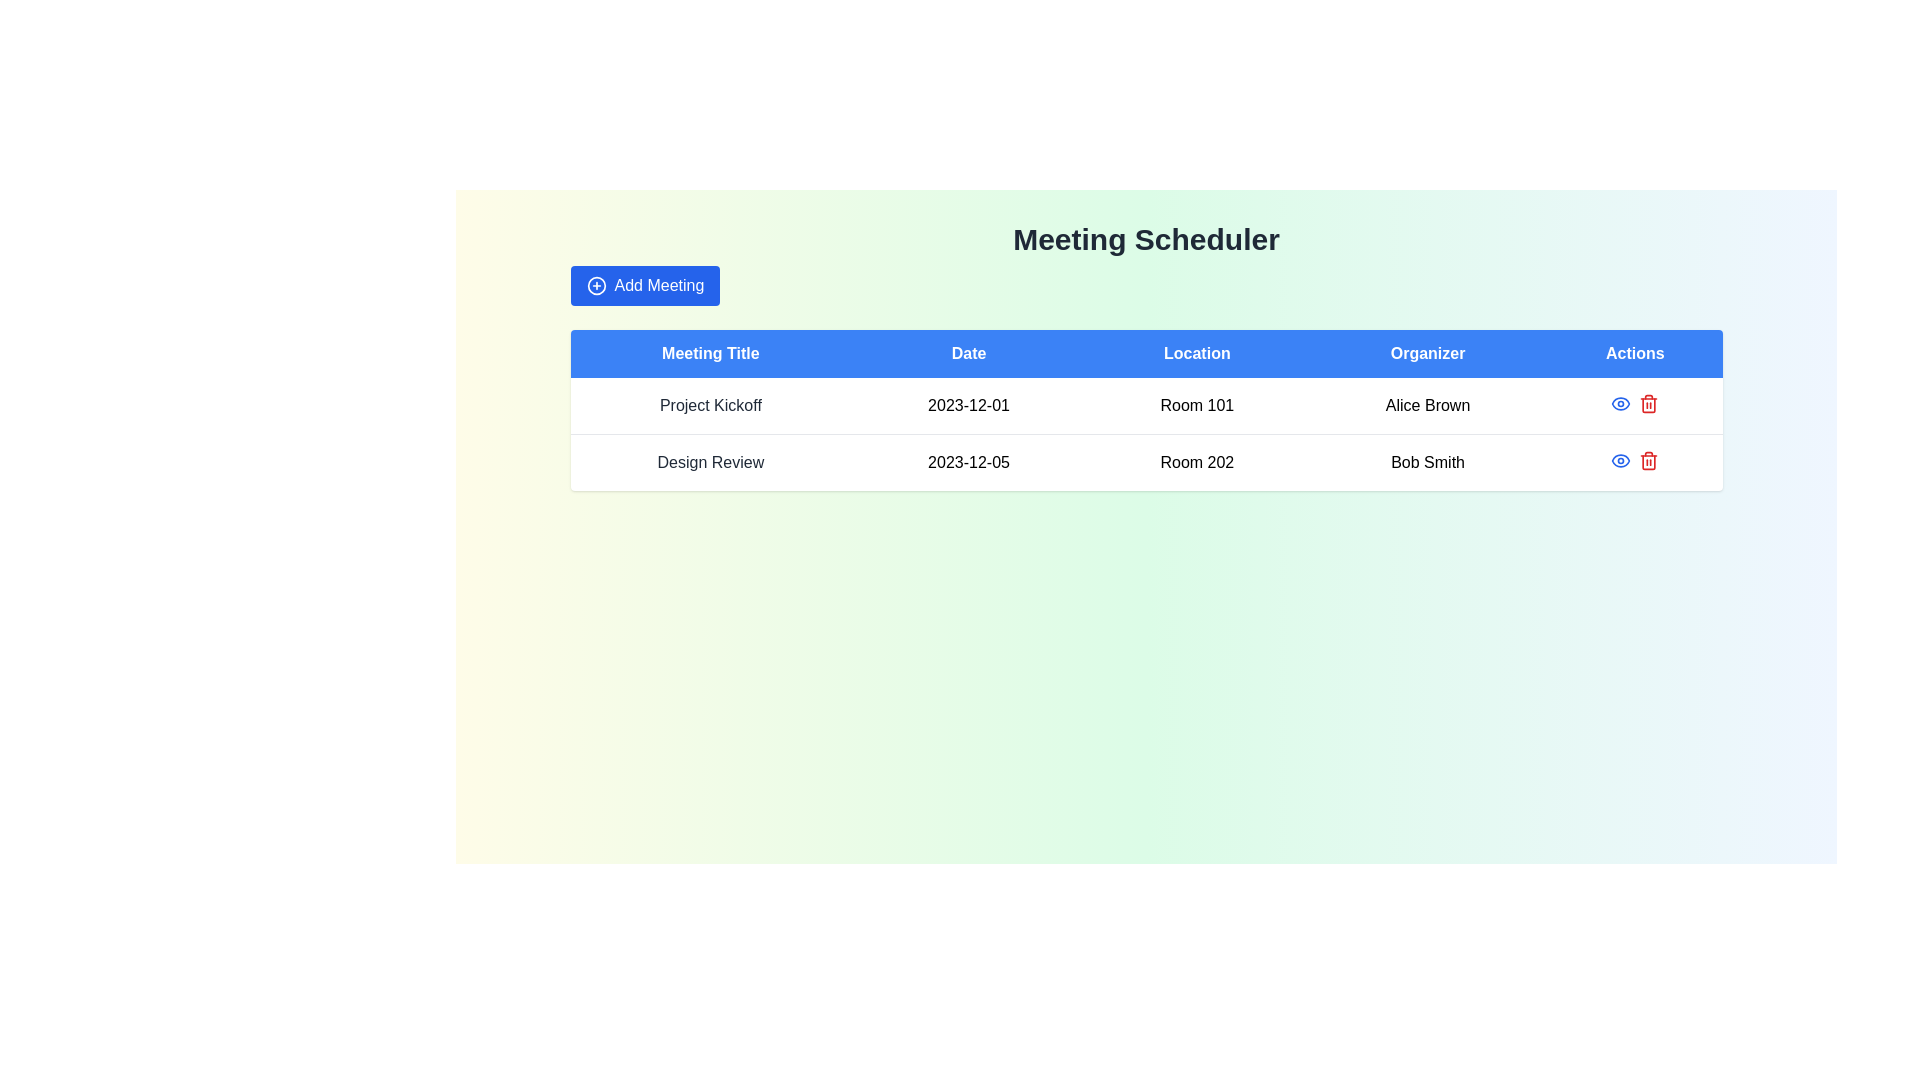  What do you see at coordinates (1197, 462) in the screenshot?
I see `the static text label displaying 'Room 202' in the data table under the 'Location' column, aligned with 'Design Review' and 'Bob Smith'` at bounding box center [1197, 462].